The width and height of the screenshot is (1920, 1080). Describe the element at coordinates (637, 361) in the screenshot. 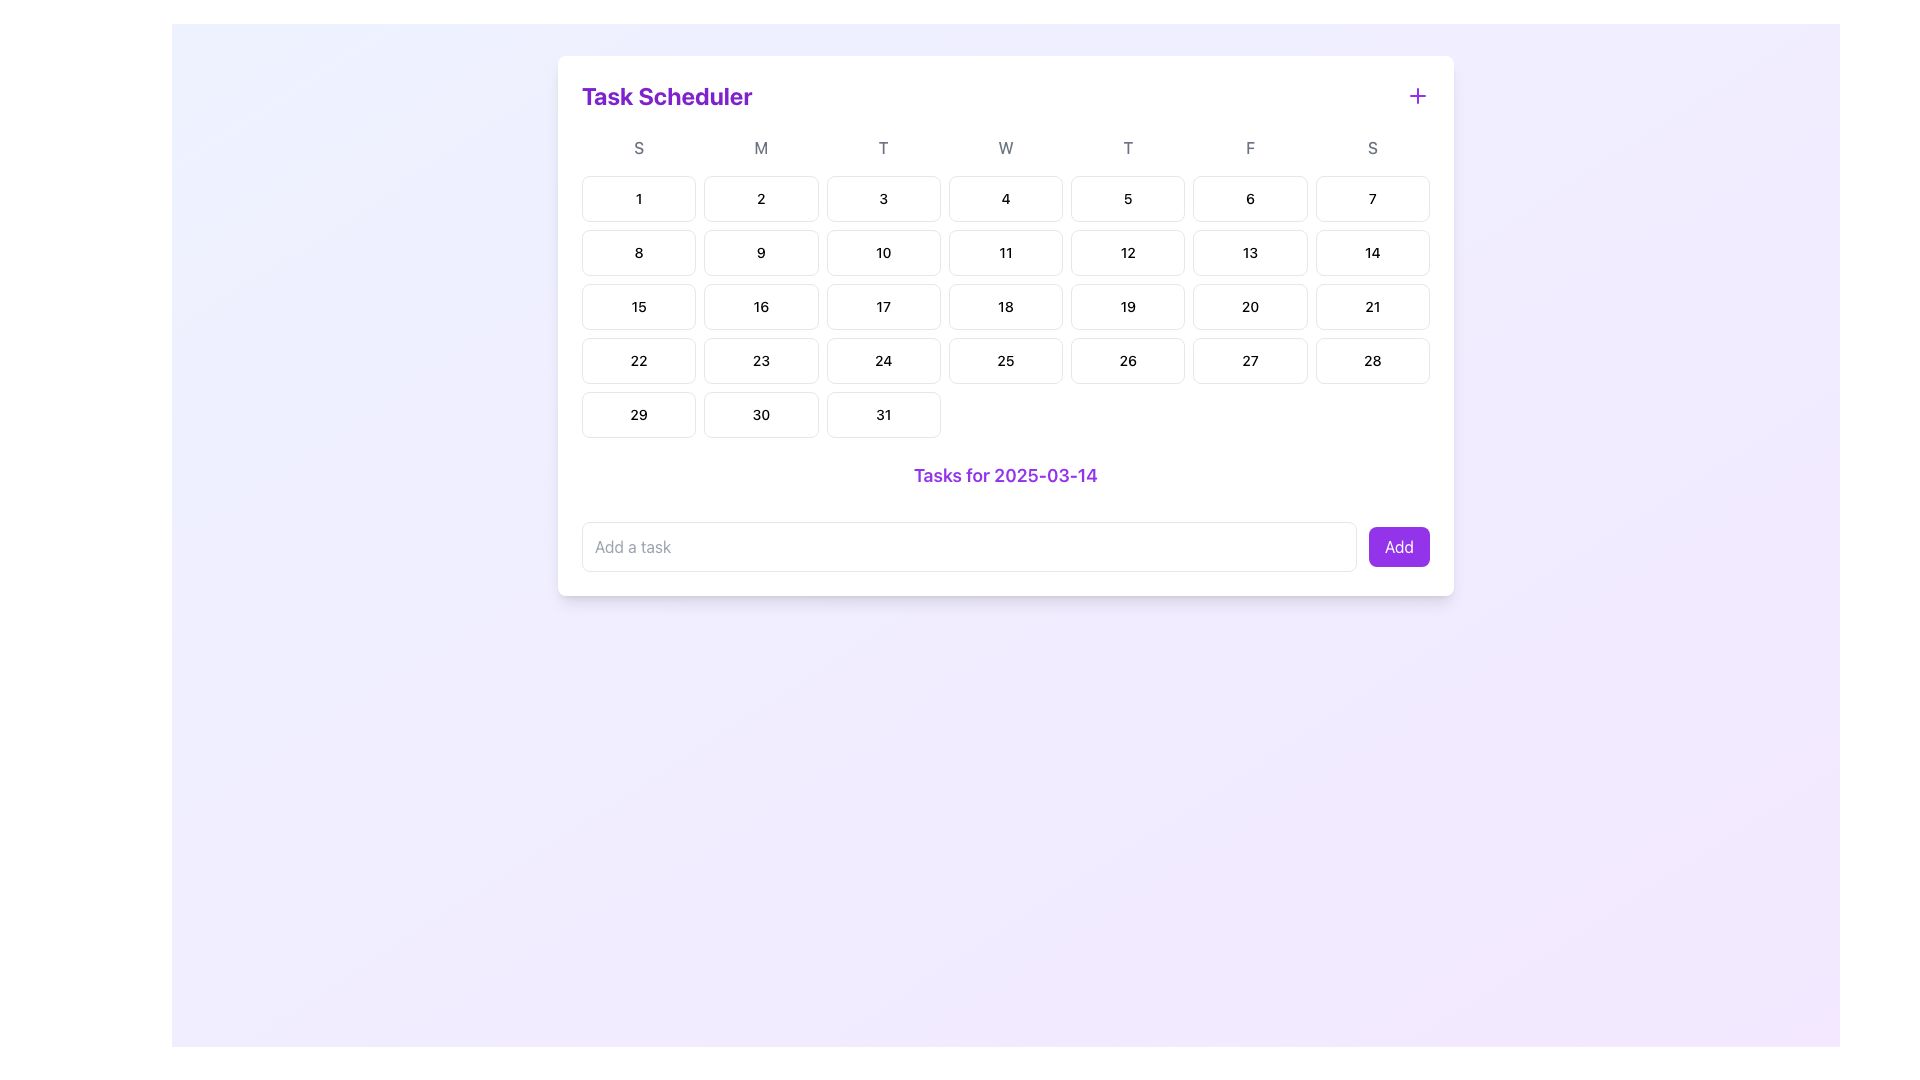

I see `the rectangular button with a white background and rounded corners displaying the number '22'` at that location.